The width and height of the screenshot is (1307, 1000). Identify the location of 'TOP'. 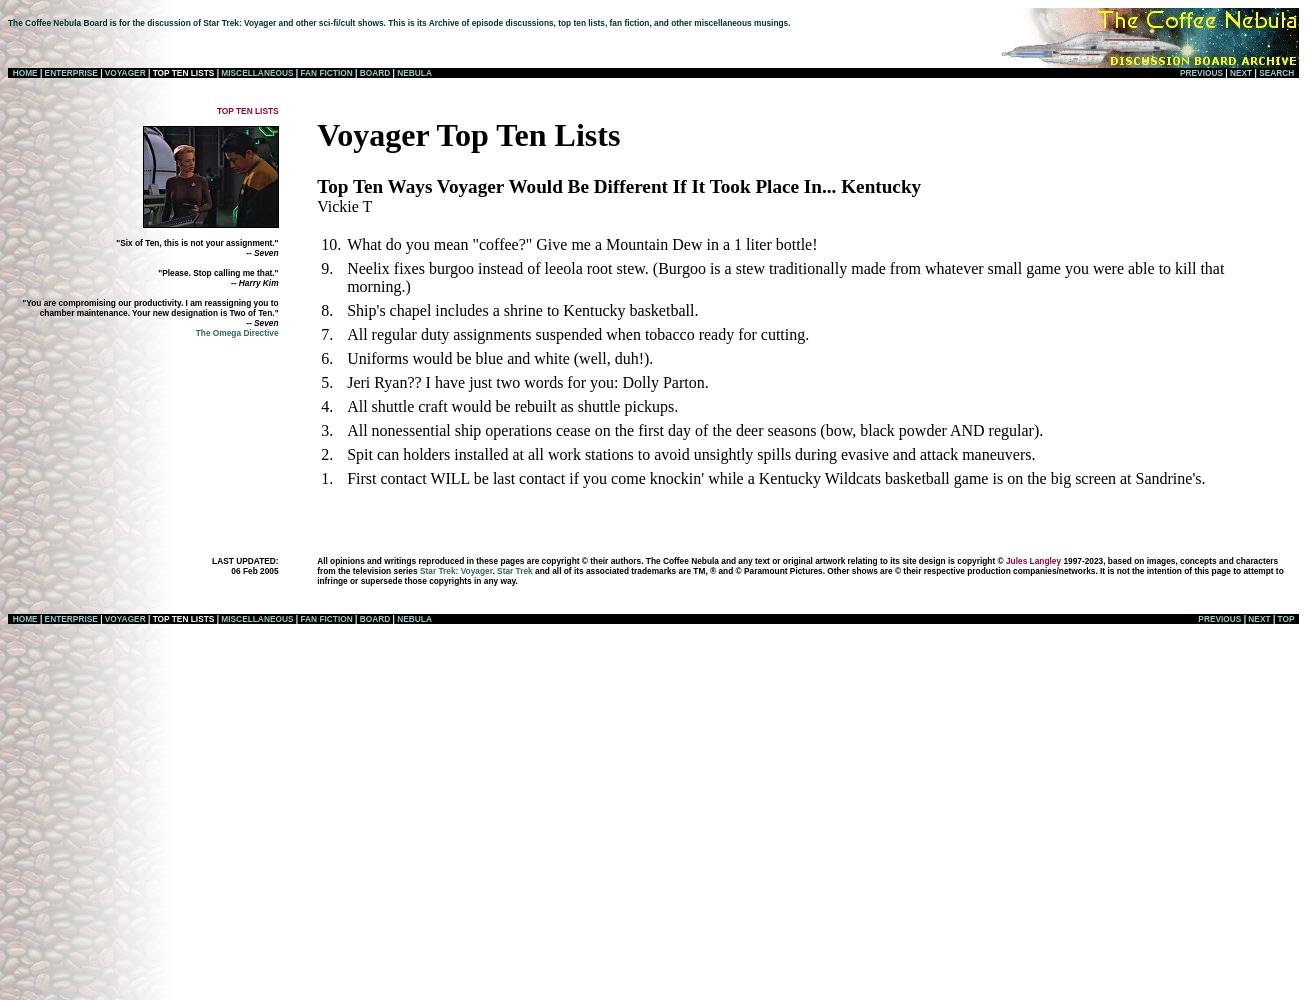
(1284, 617).